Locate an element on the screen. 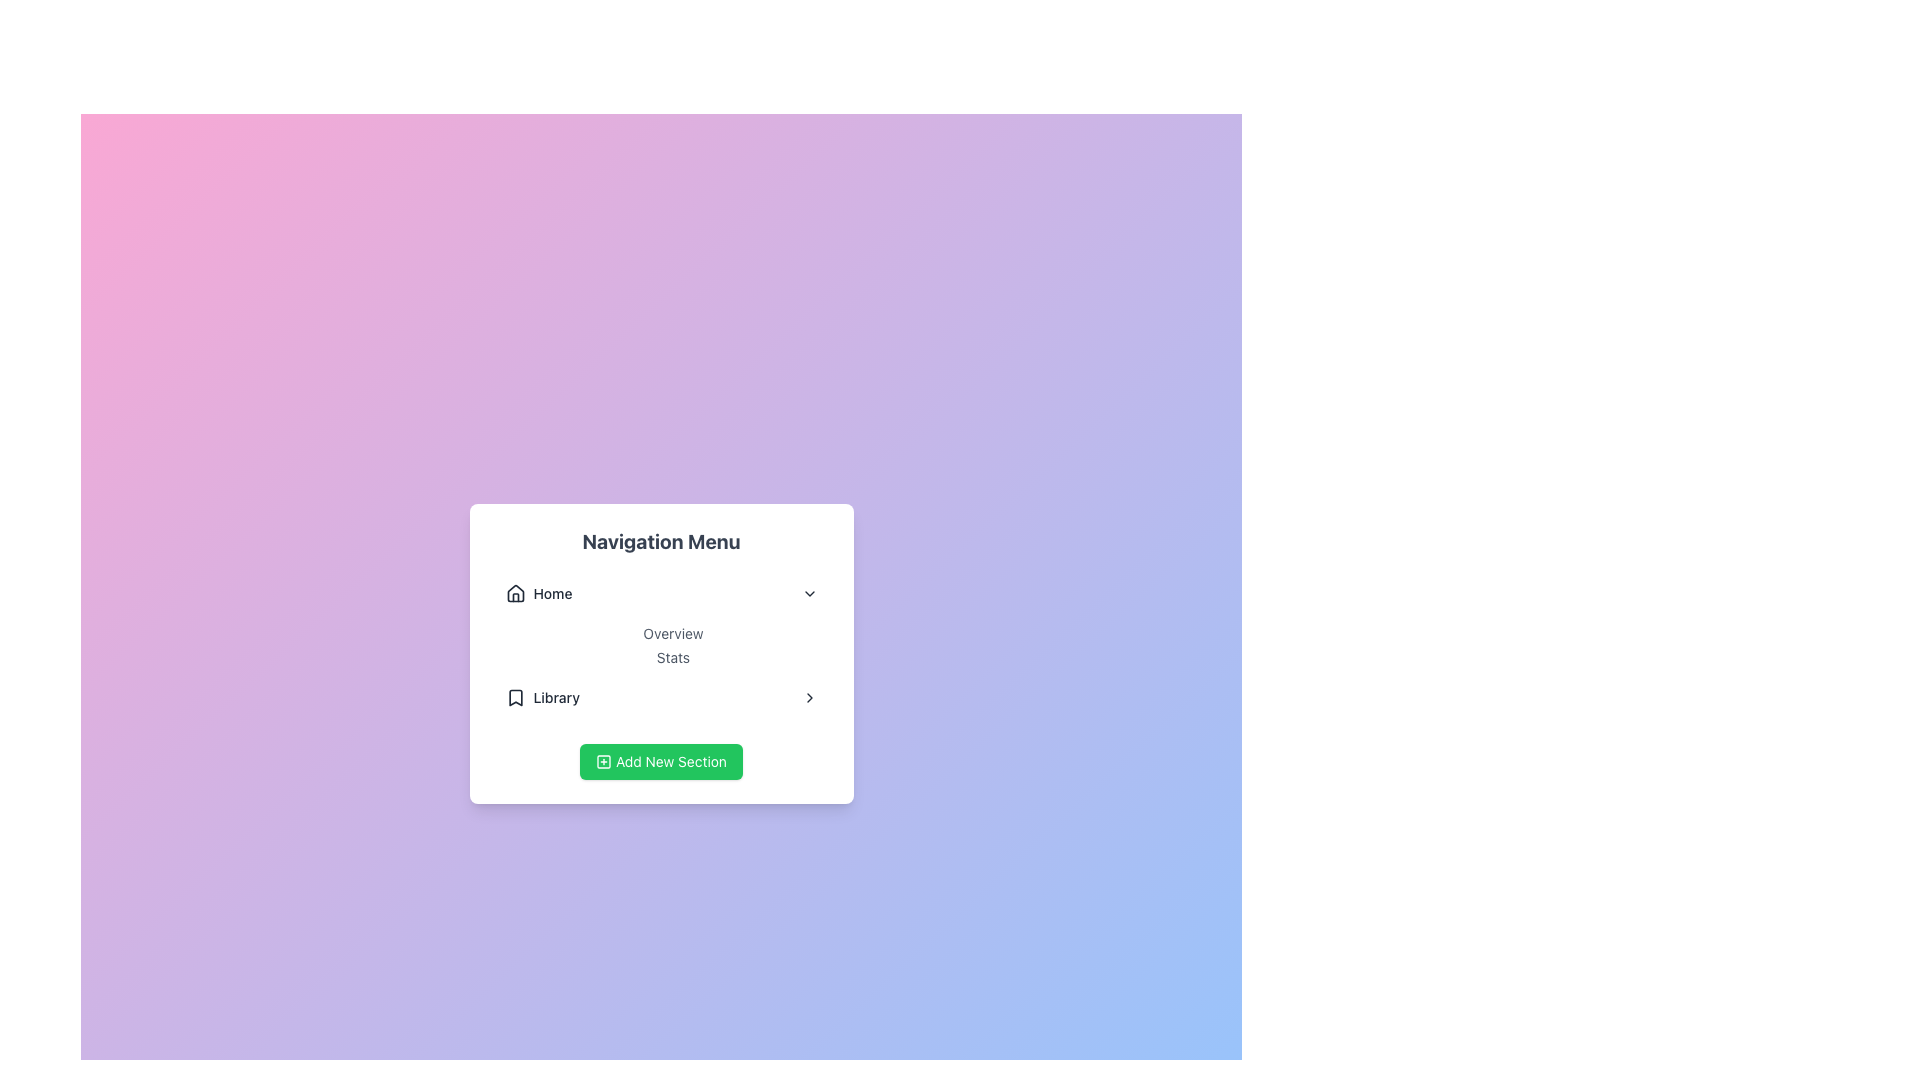 The width and height of the screenshot is (1920, 1080). the 'Add New Section' button is located at coordinates (661, 762).